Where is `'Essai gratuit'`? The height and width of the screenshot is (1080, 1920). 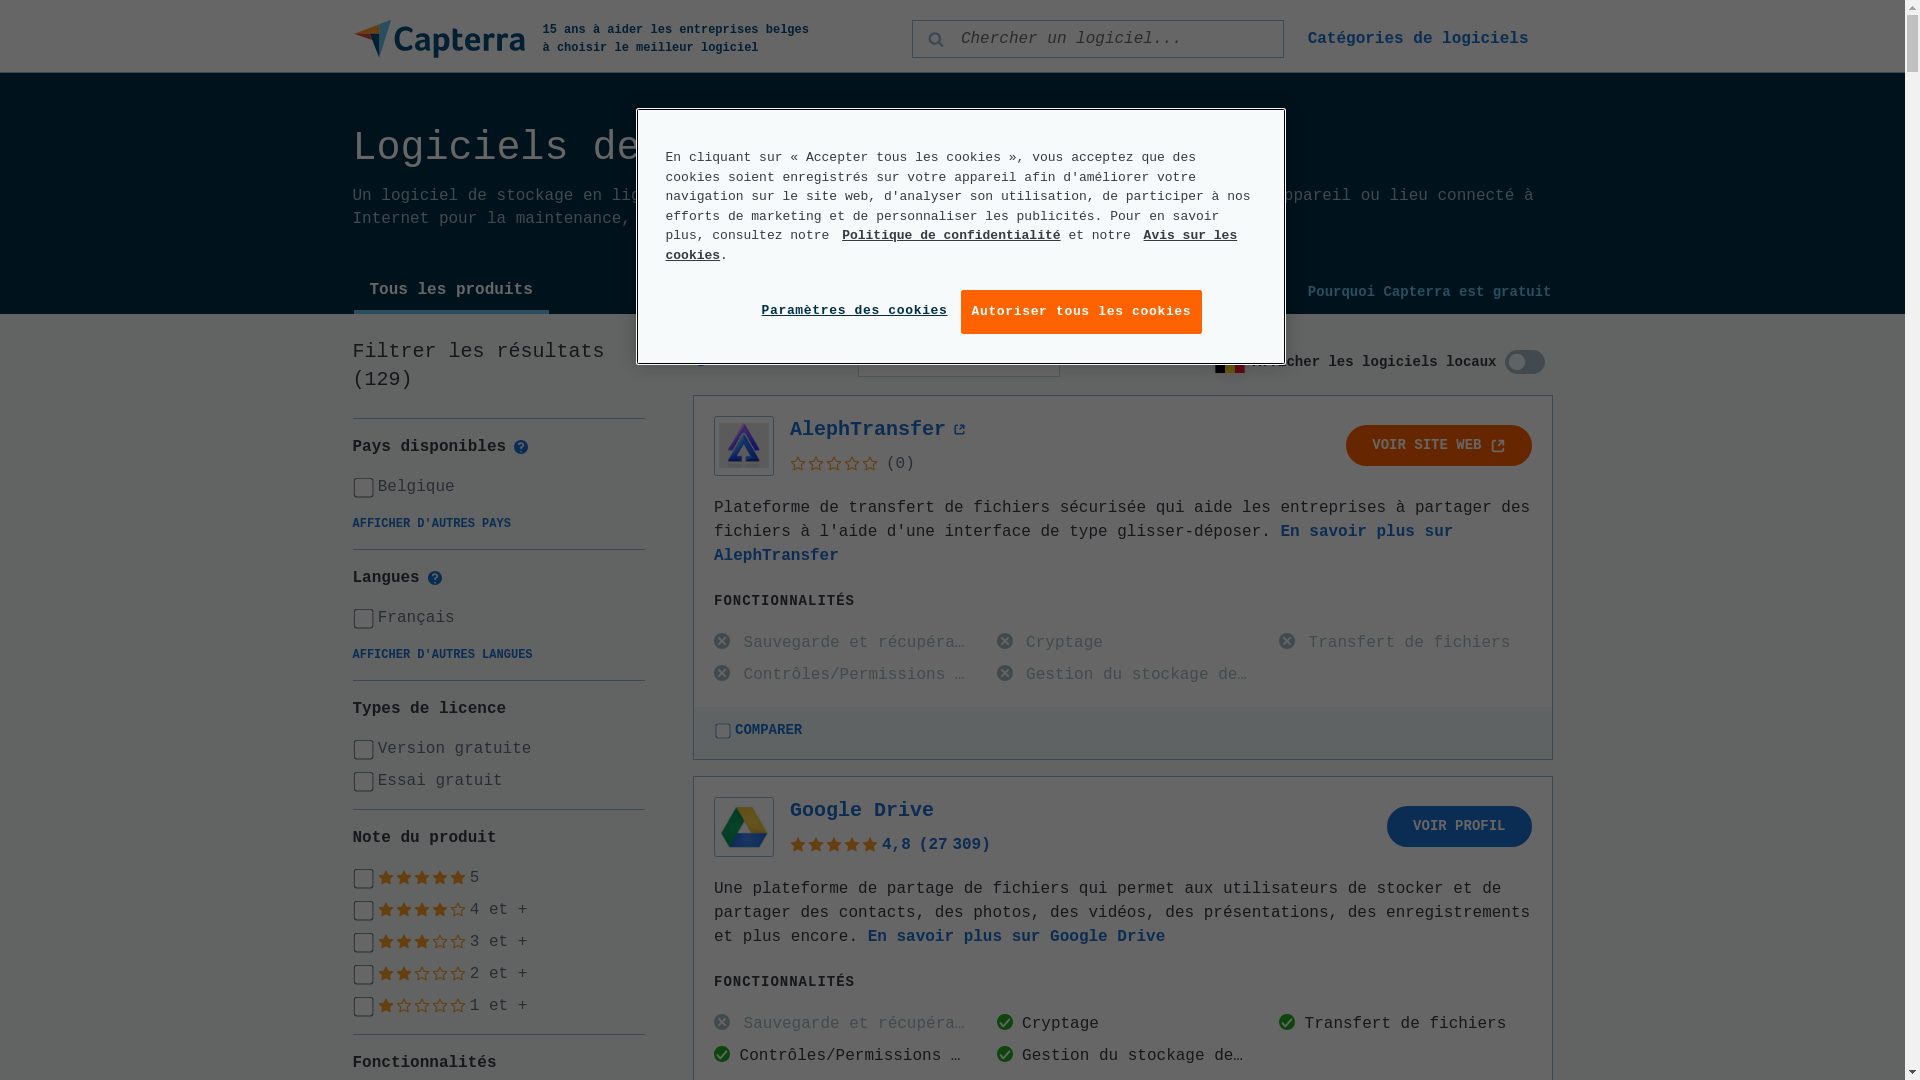
'Essai gratuit' is located at coordinates (498, 779).